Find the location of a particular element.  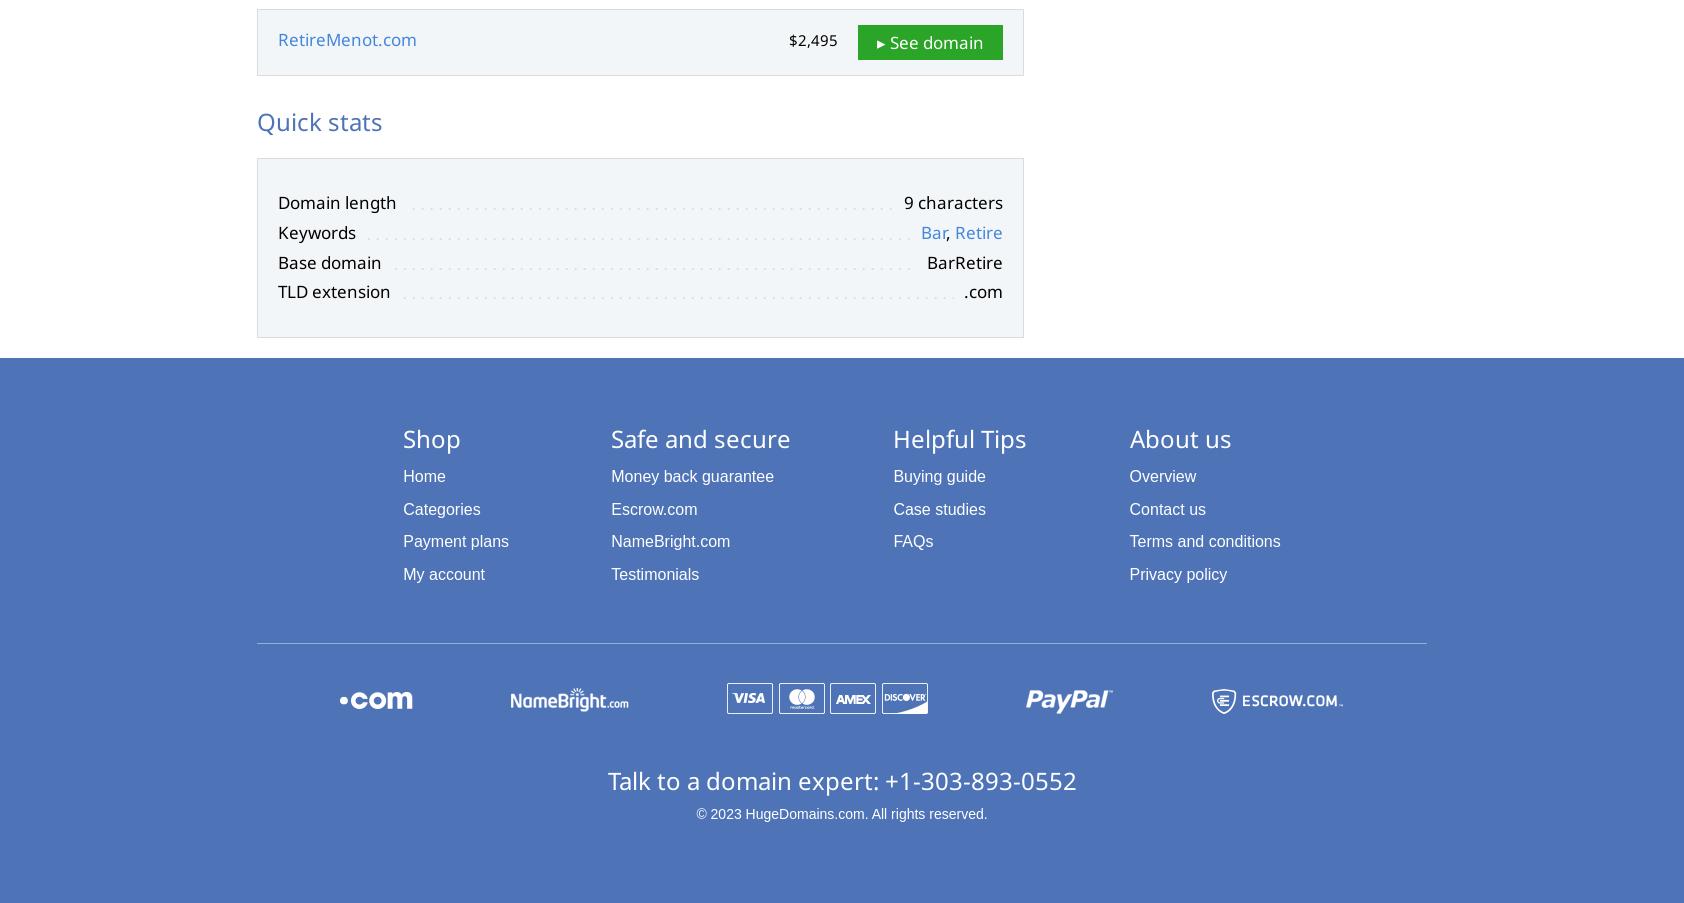

'Safe and secure' is located at coordinates (609, 436).